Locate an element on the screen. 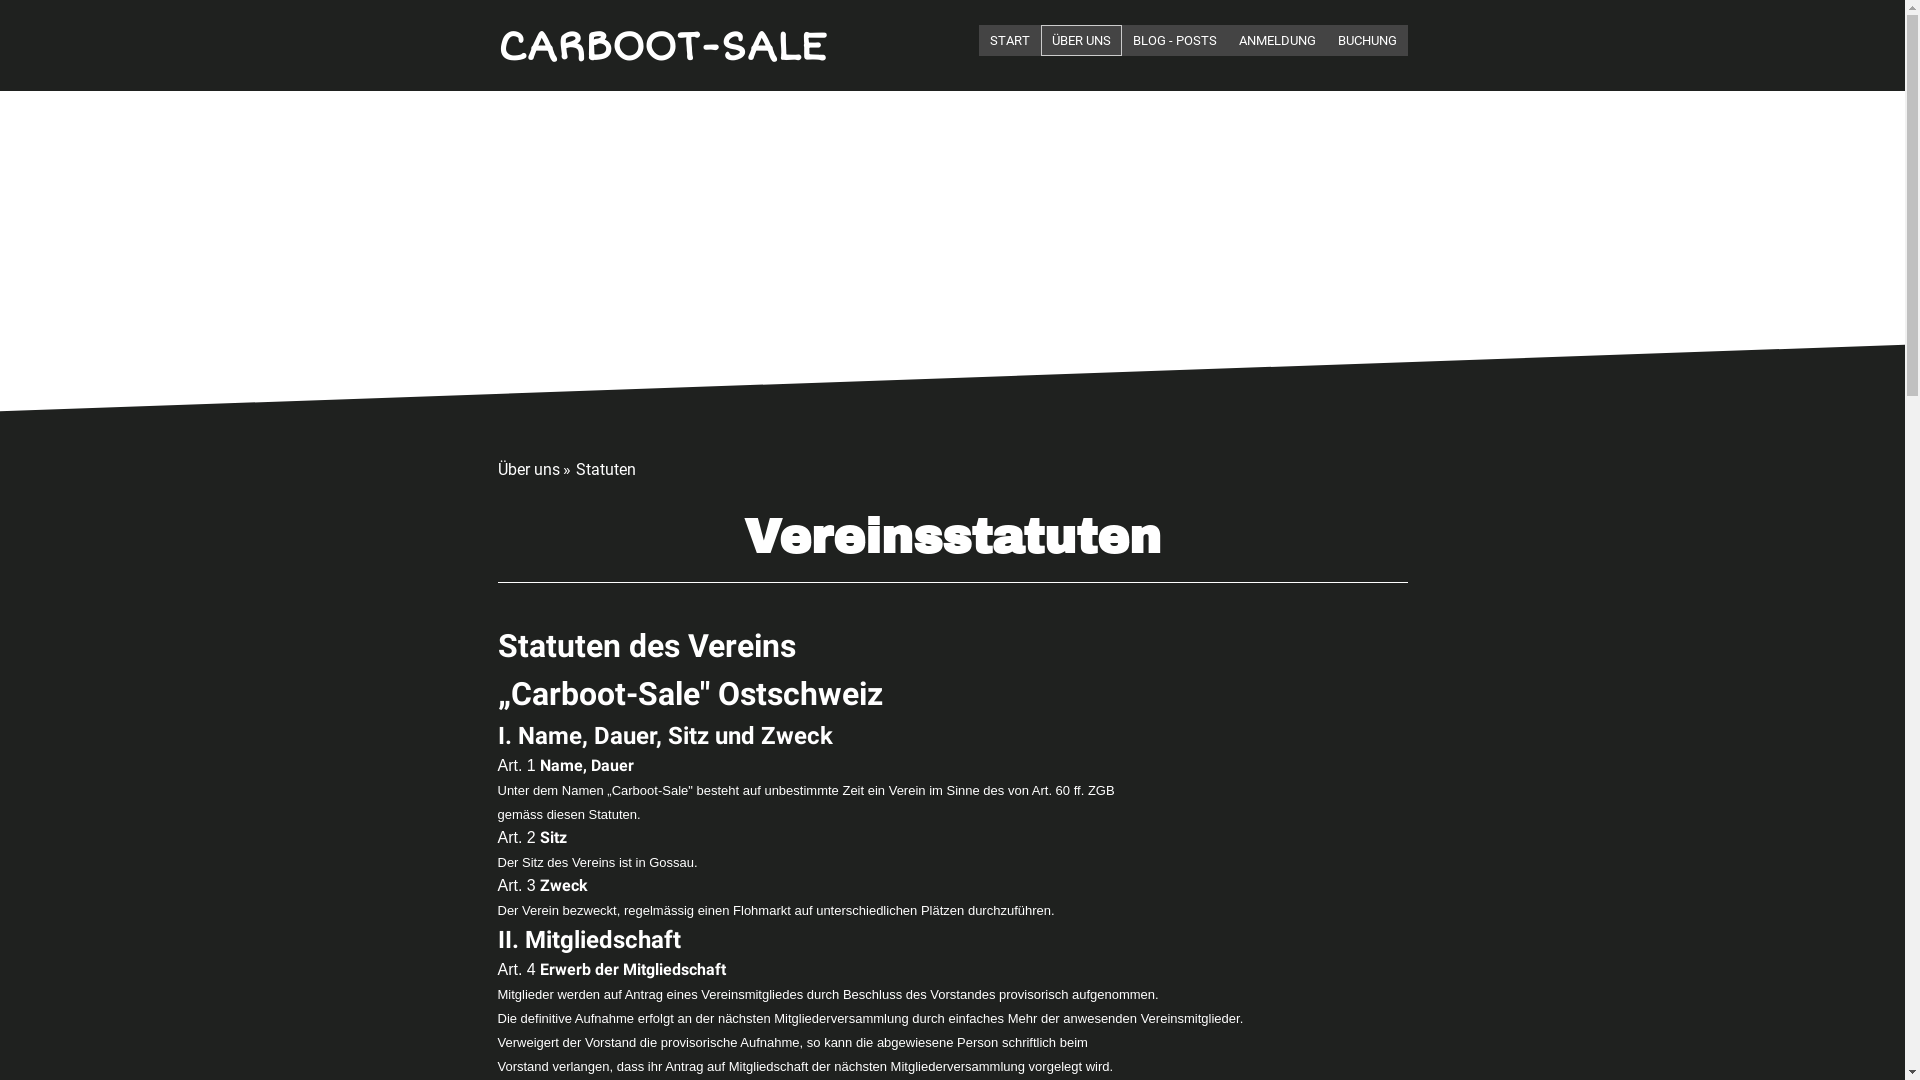  'BUCHUNG' is located at coordinates (1365, 40).